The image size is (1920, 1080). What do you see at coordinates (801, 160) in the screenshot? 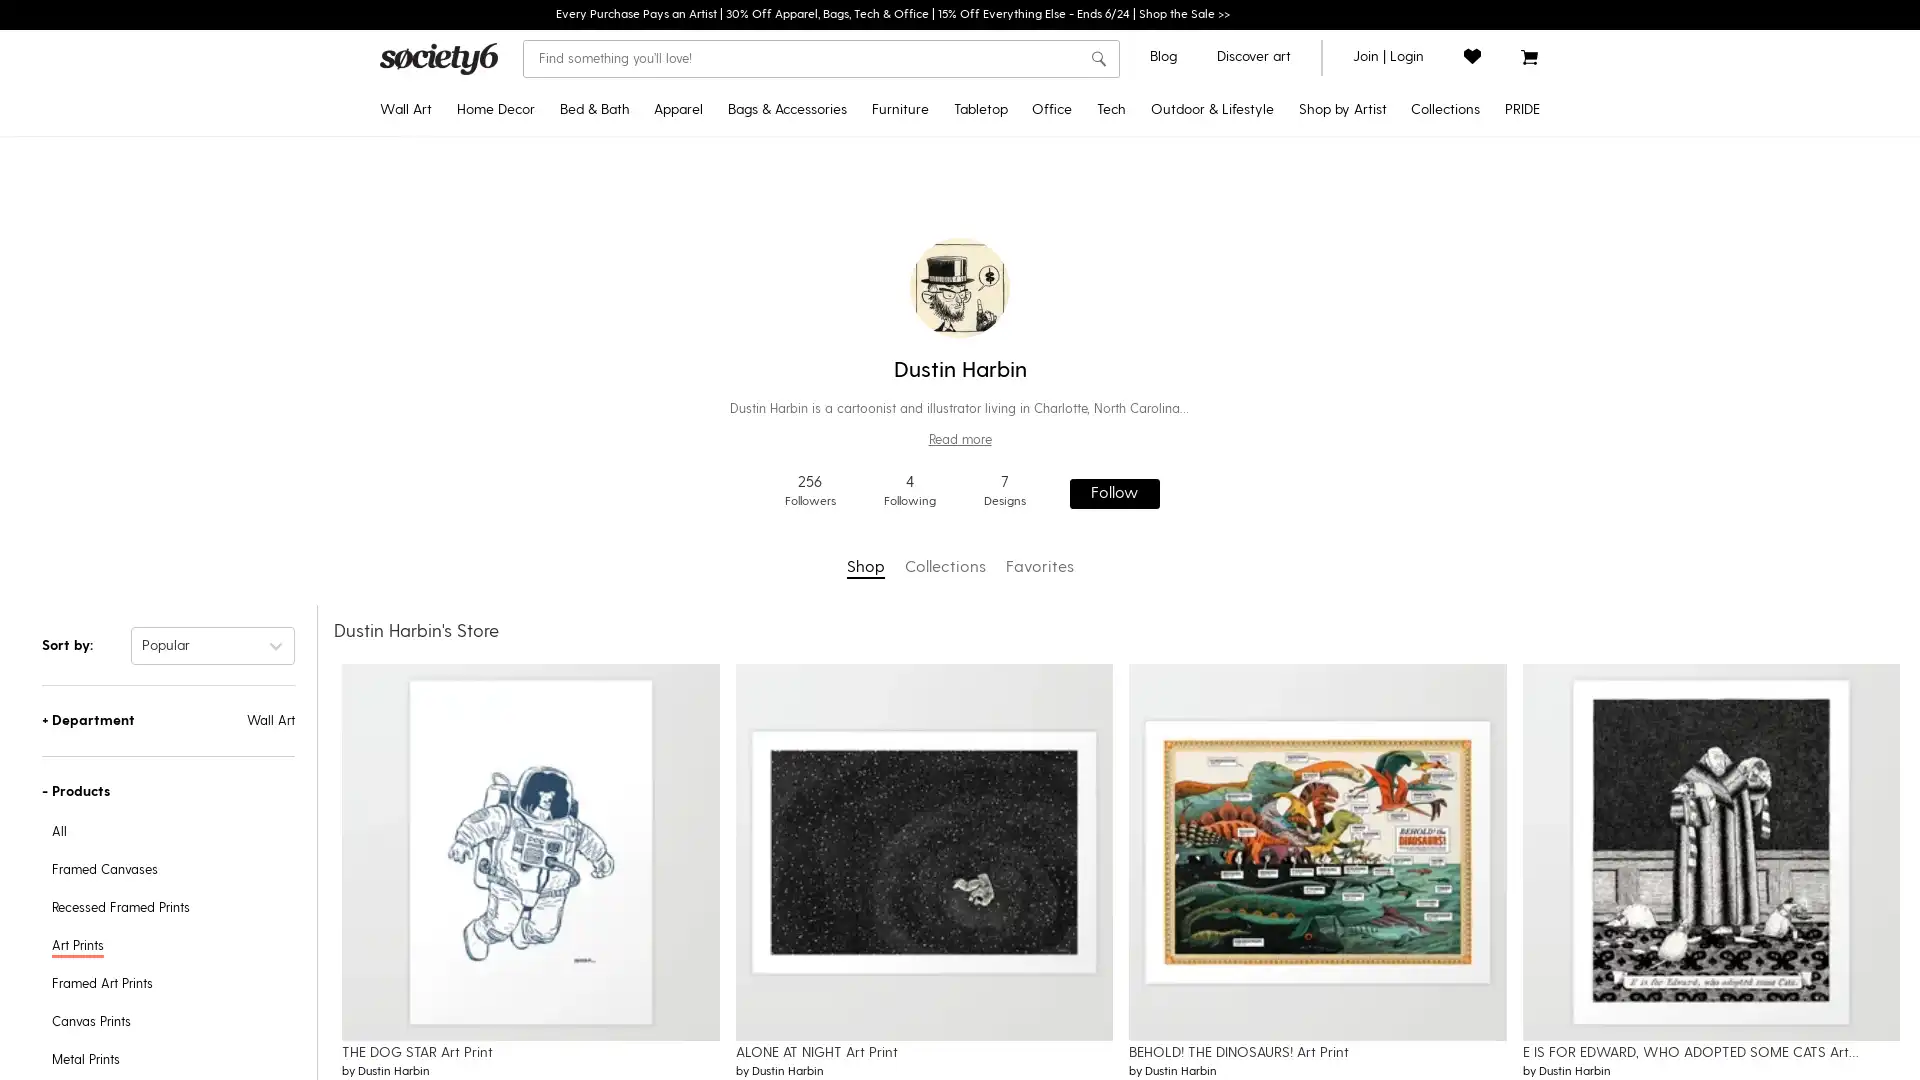
I see `Tote Bags` at bounding box center [801, 160].